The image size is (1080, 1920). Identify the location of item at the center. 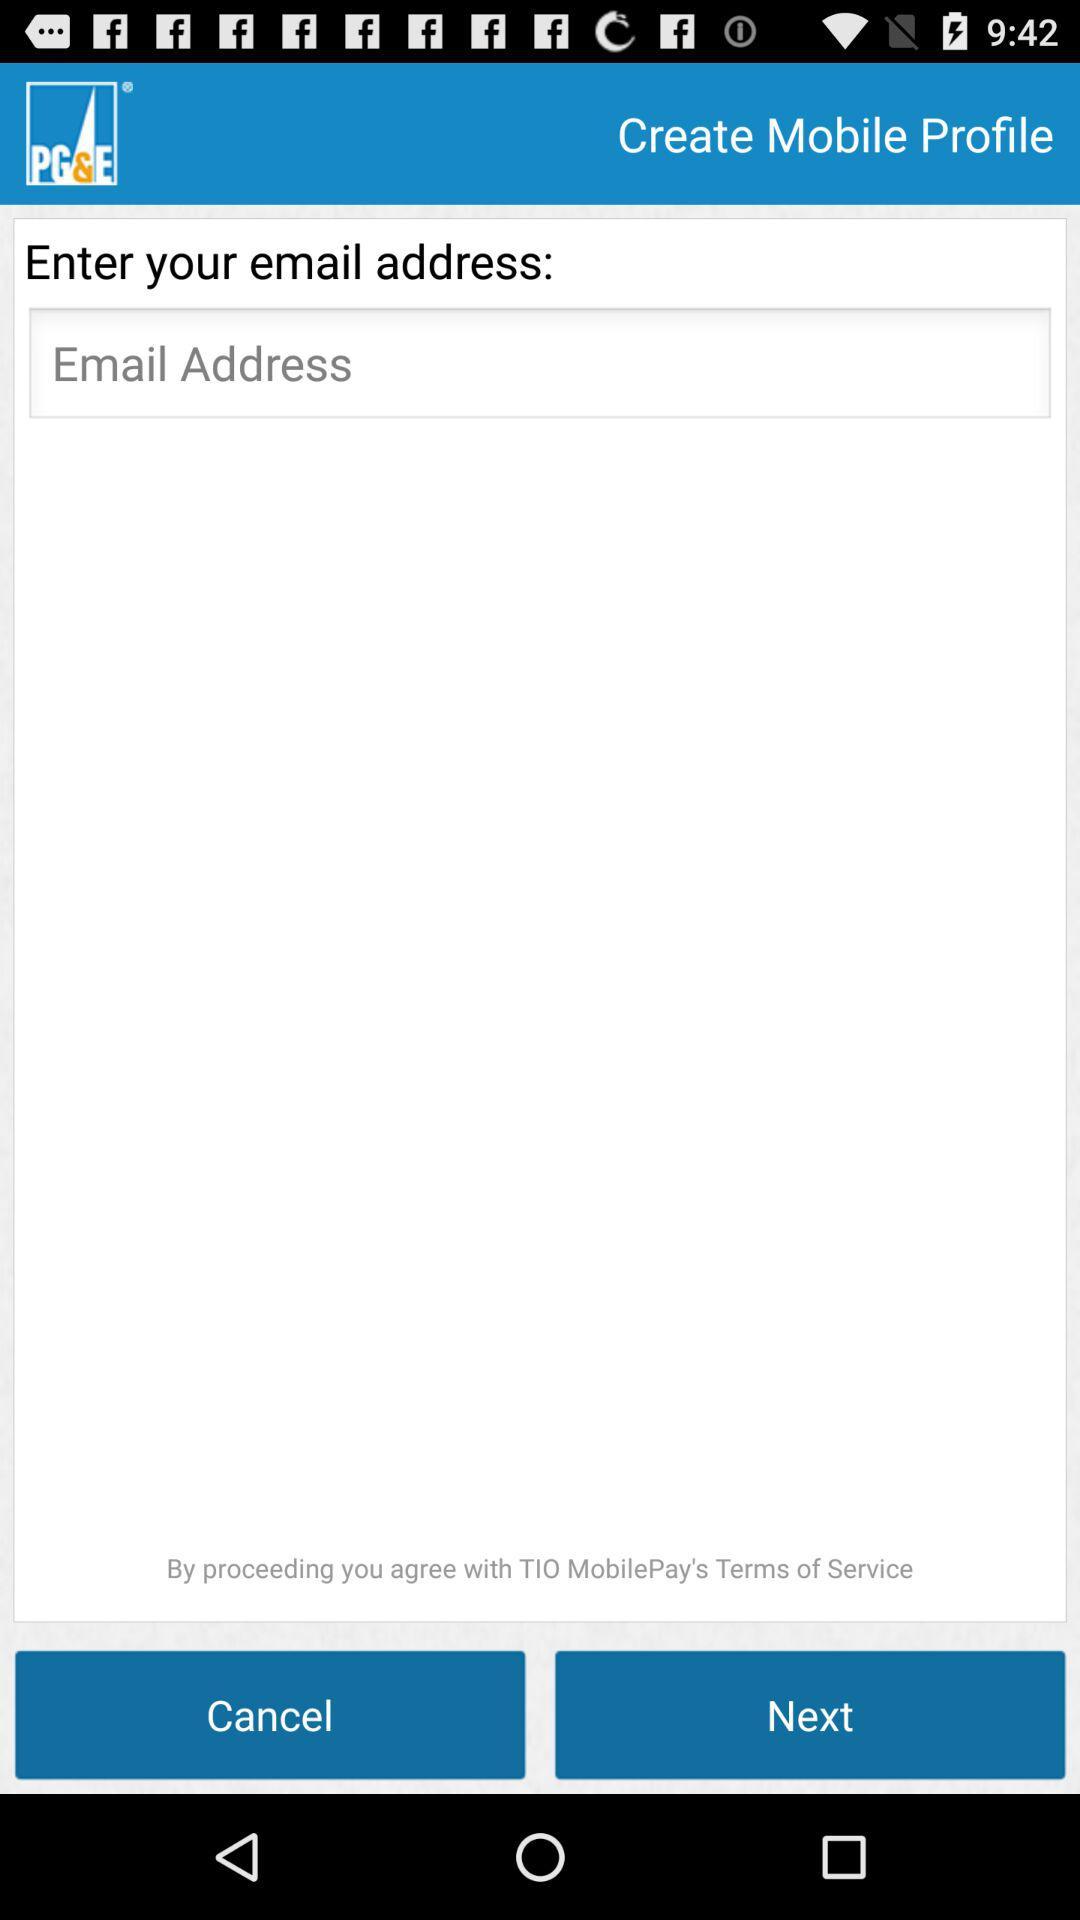
(540, 1008).